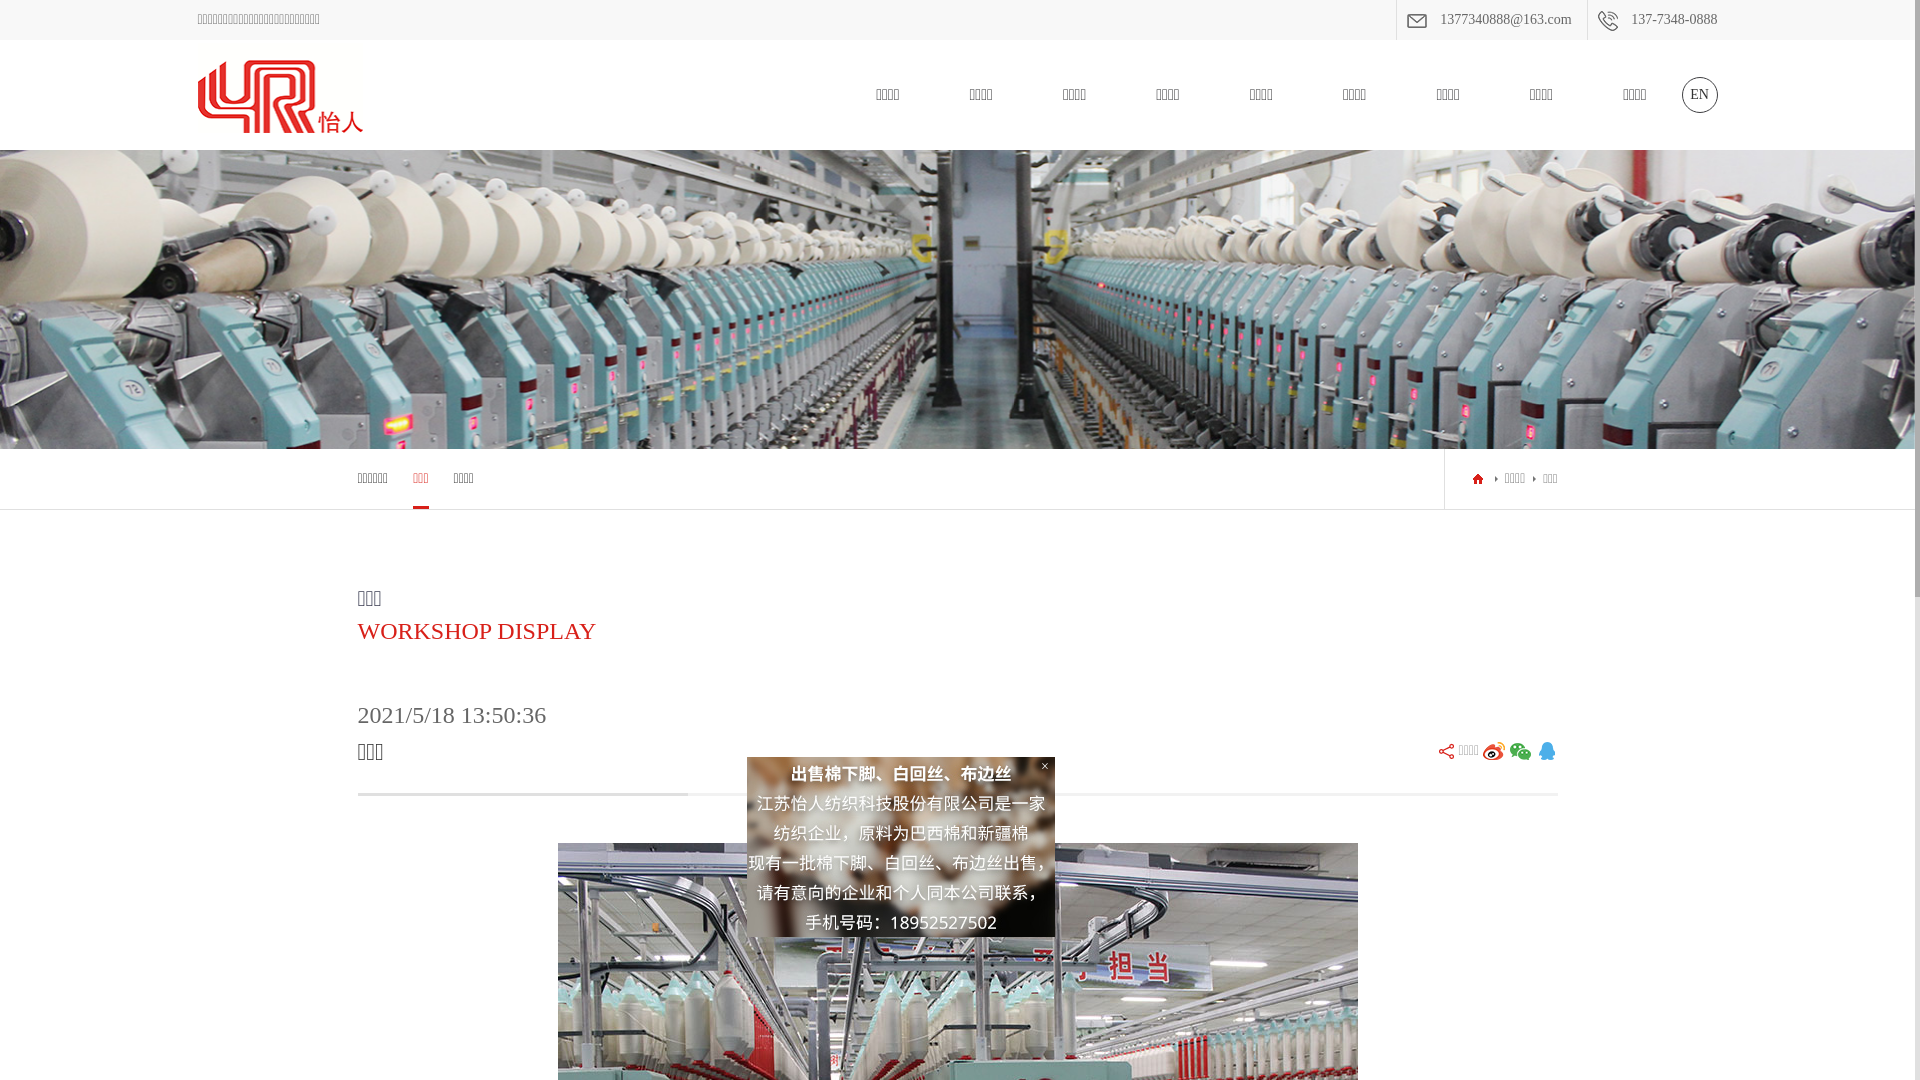  What do you see at coordinates (1680, 95) in the screenshot?
I see `'EN'` at bounding box center [1680, 95].